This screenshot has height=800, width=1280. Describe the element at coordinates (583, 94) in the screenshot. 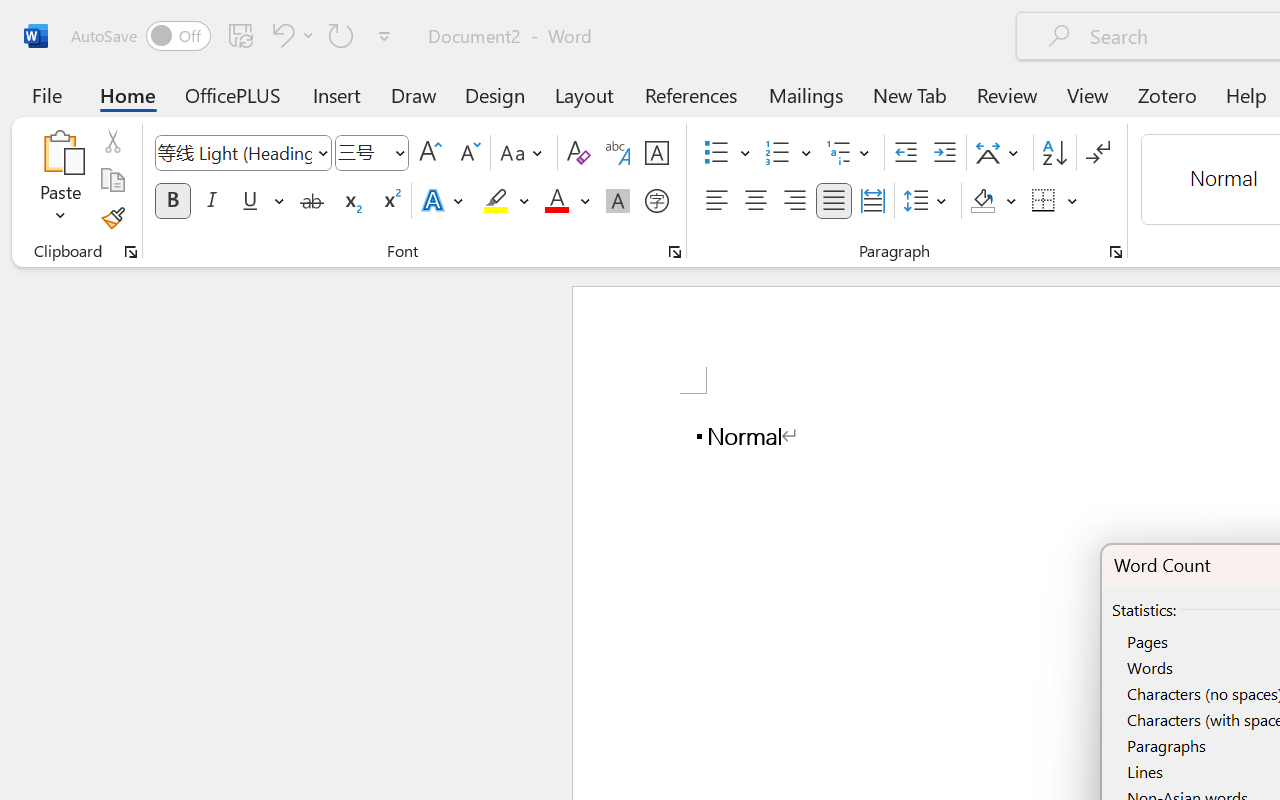

I see `'Layout'` at that location.